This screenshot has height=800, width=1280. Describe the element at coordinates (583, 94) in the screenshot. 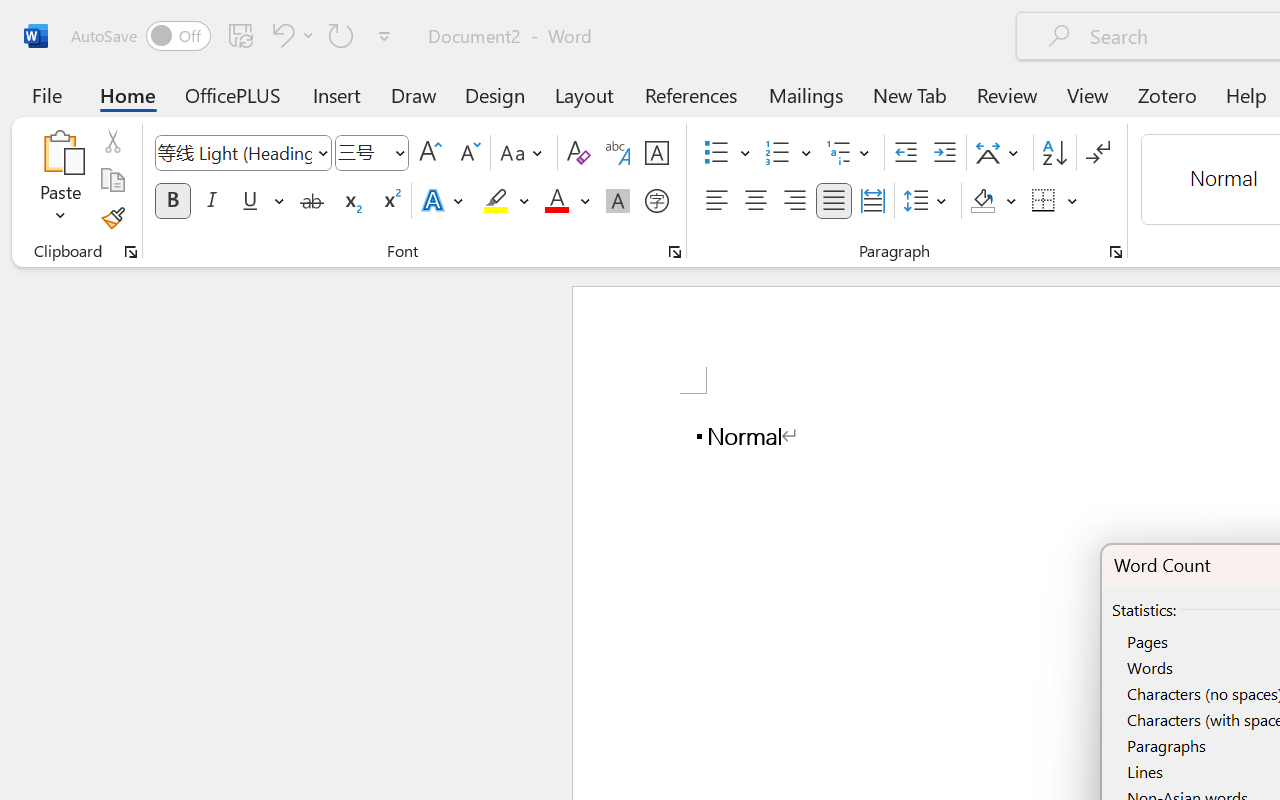

I see `'Layout'` at that location.